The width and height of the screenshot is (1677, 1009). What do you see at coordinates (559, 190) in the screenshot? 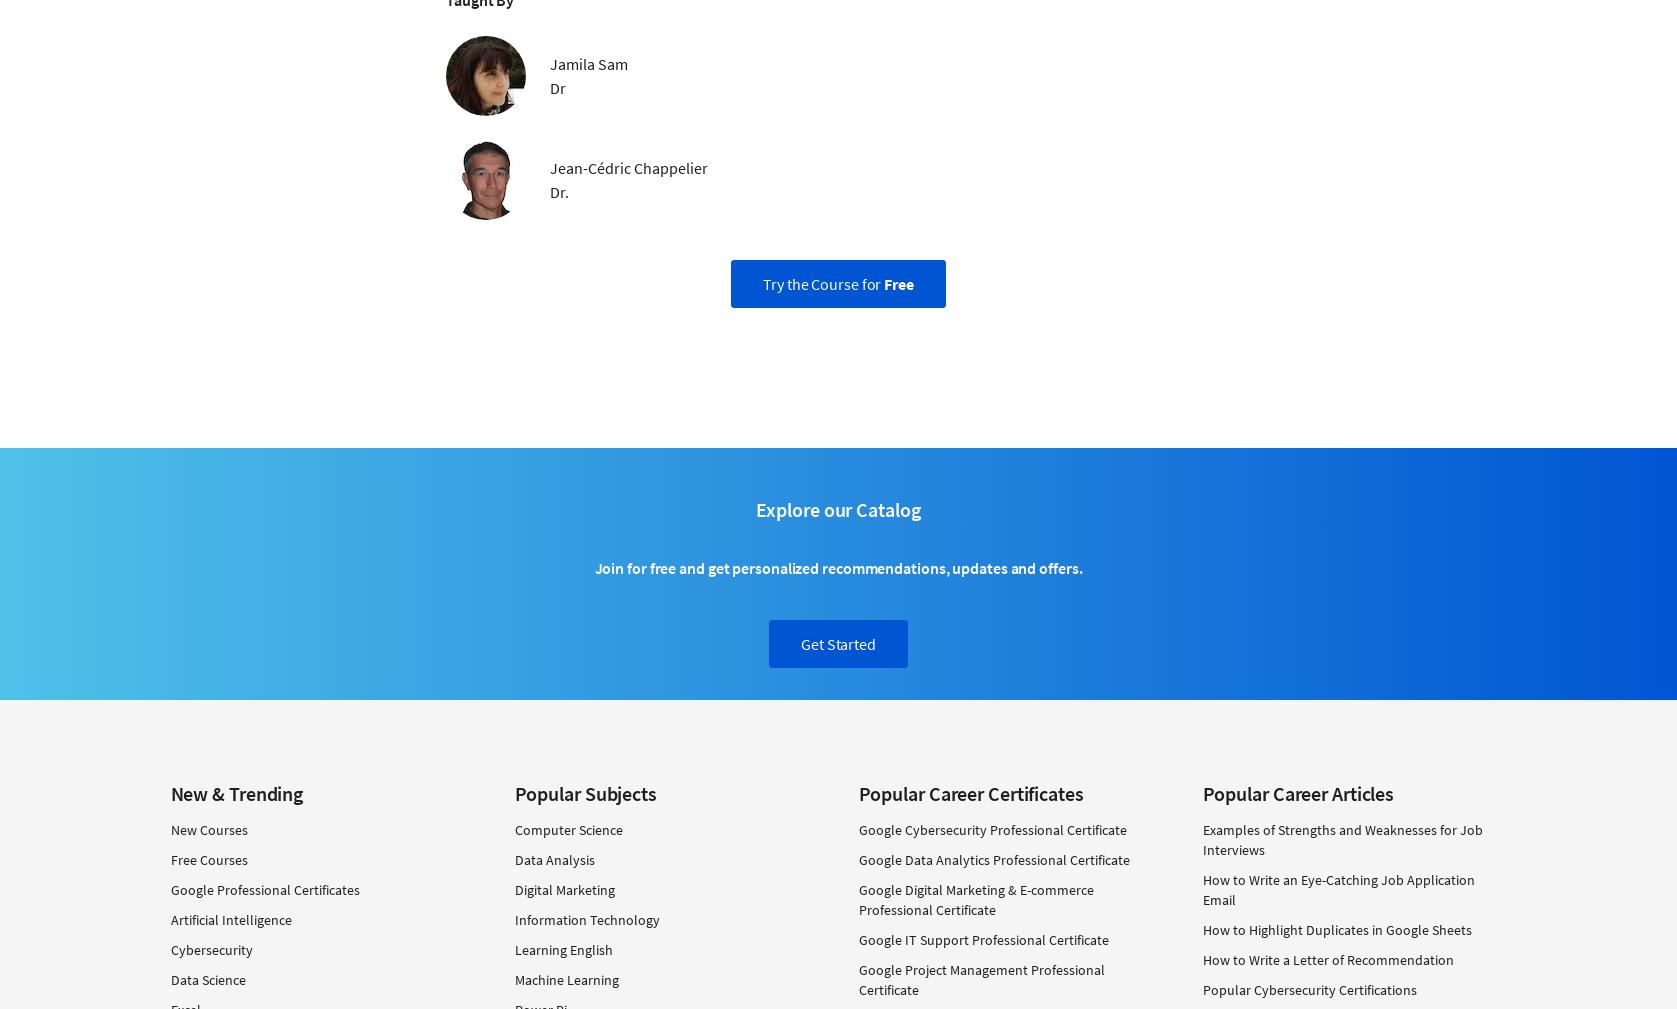
I see `'Dr.'` at bounding box center [559, 190].